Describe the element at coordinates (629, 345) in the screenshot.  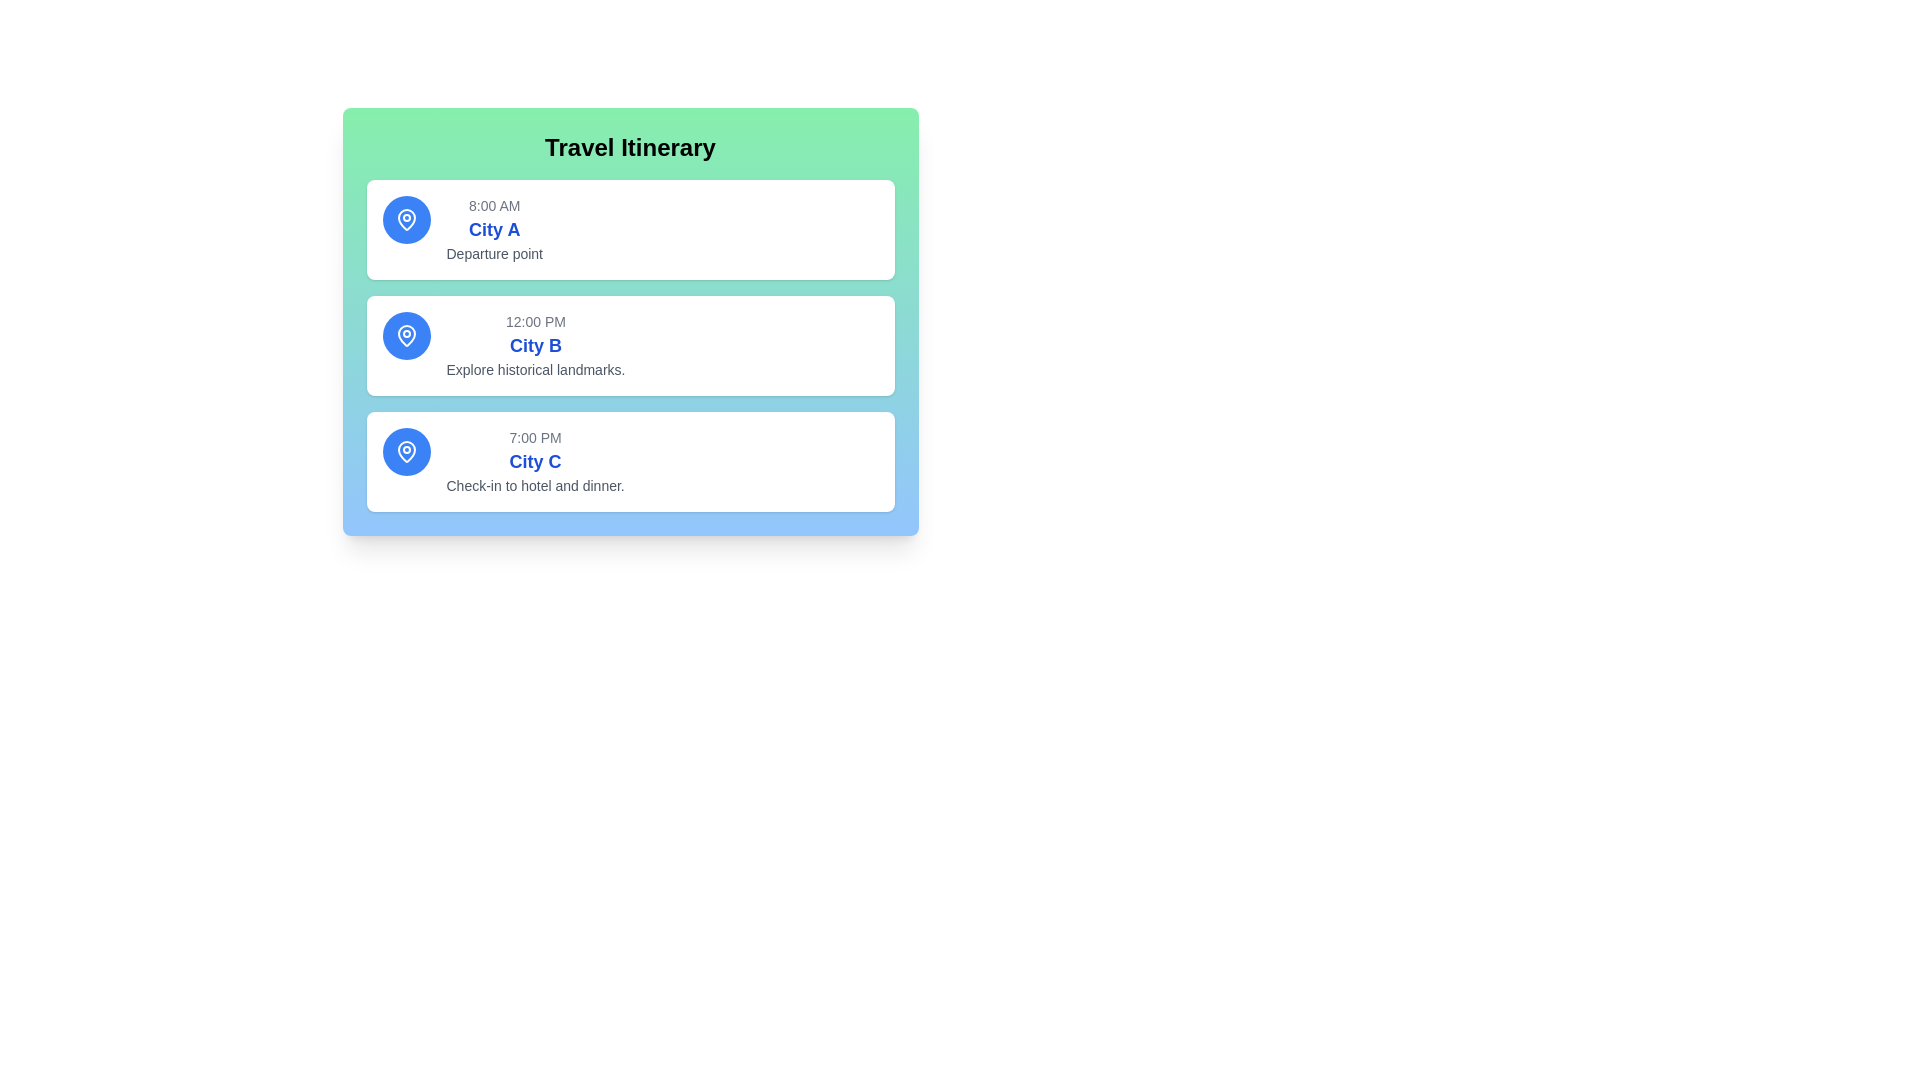
I see `the second Card item in the vertical list under 'Travel Itinerary'` at that location.